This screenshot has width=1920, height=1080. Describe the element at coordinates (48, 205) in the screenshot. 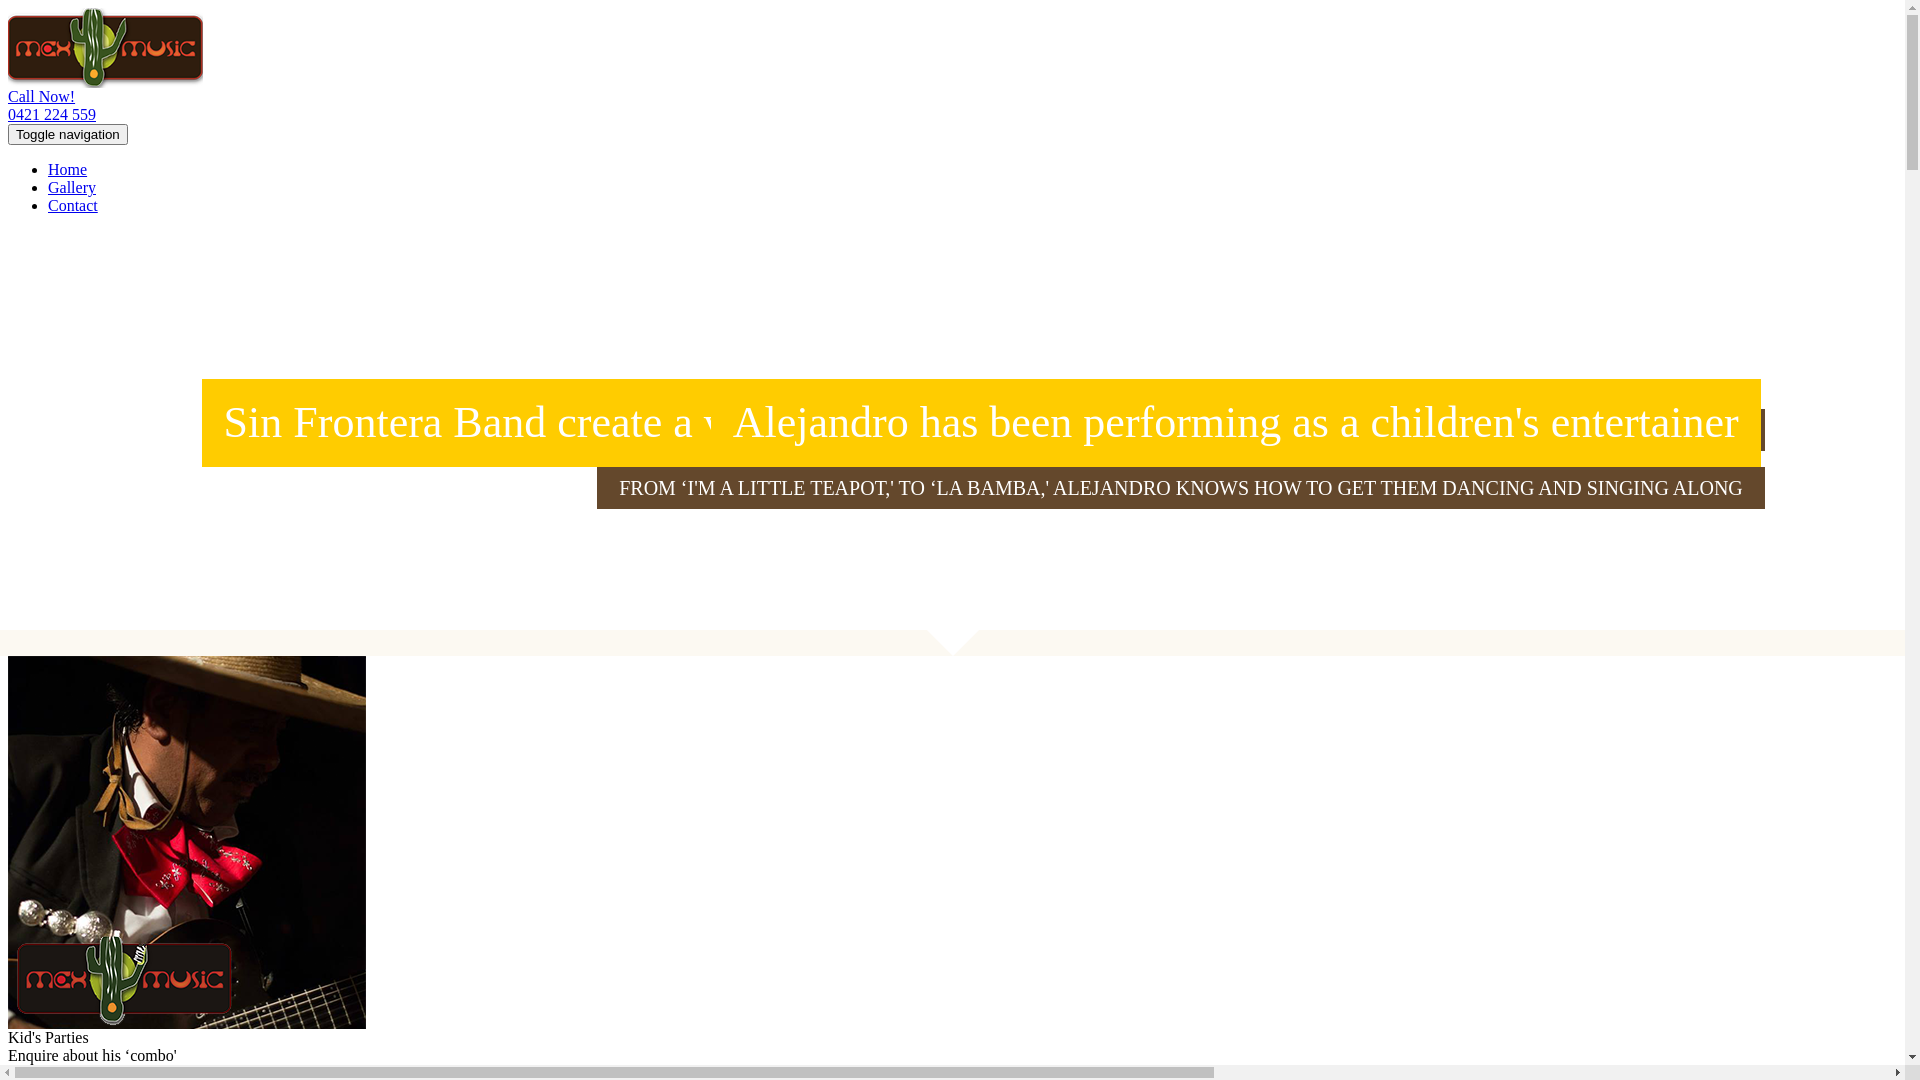

I see `'Contact'` at that location.